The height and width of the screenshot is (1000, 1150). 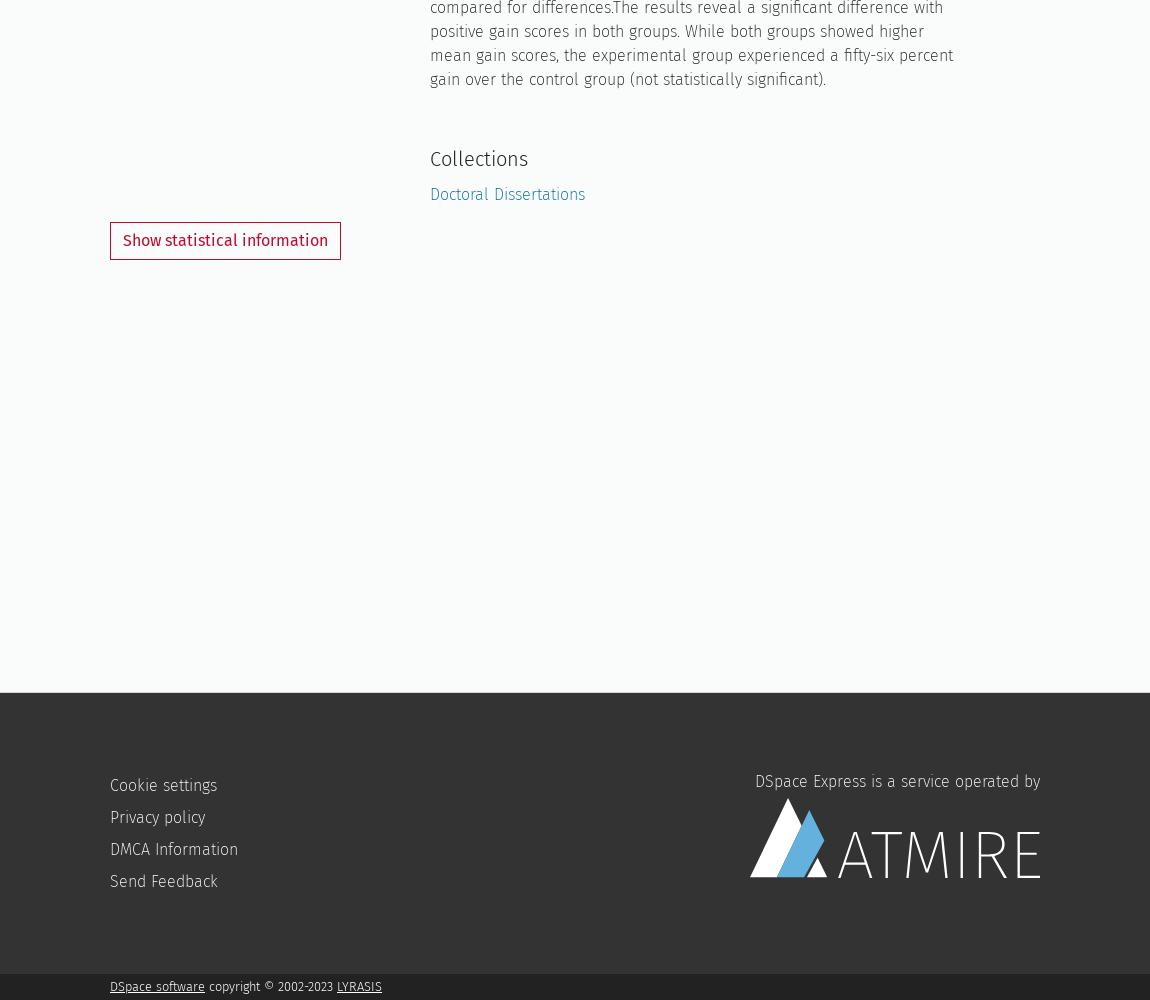 I want to click on 'Privacy policy', so click(x=156, y=815).